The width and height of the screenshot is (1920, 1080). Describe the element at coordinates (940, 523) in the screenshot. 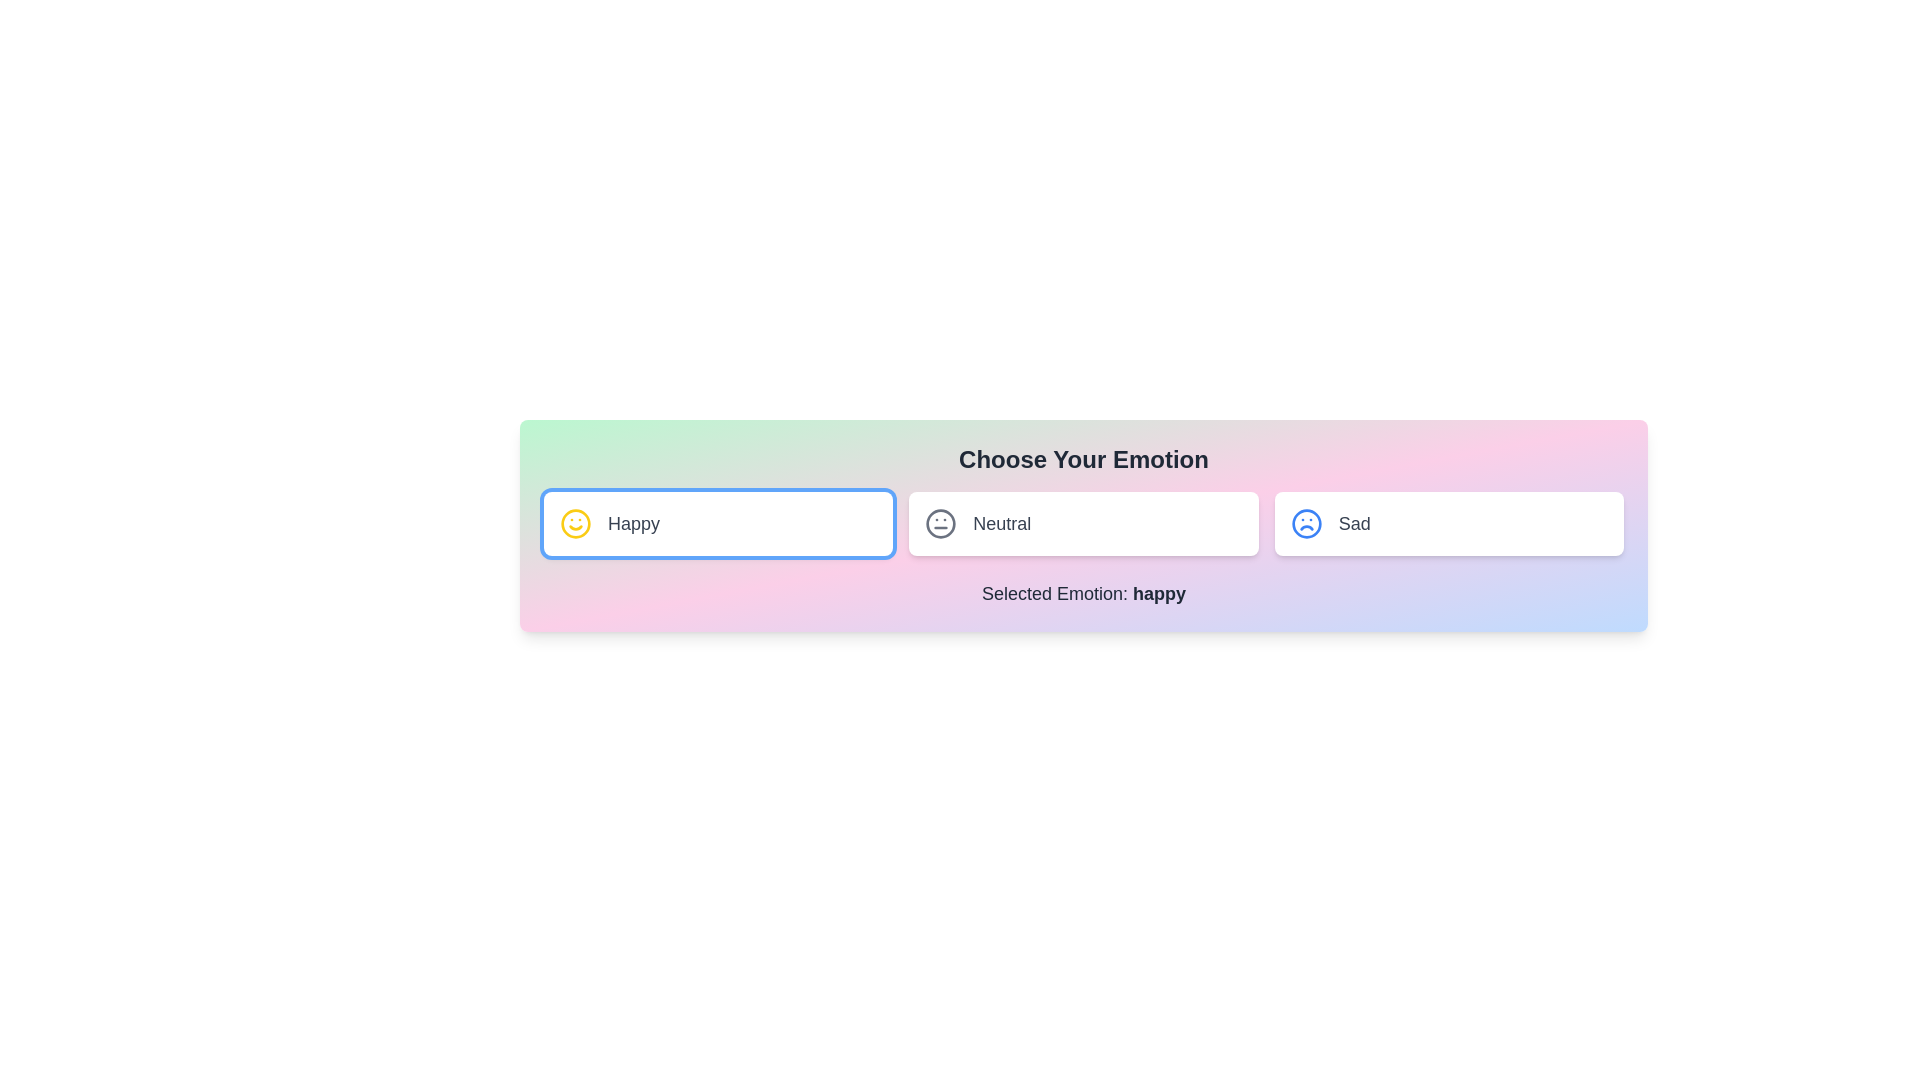

I see `the Circular SVG graphic that serves as the backdrop for the 'Neutral' emoticon, which is the largest circular shape in the SVG component` at that location.